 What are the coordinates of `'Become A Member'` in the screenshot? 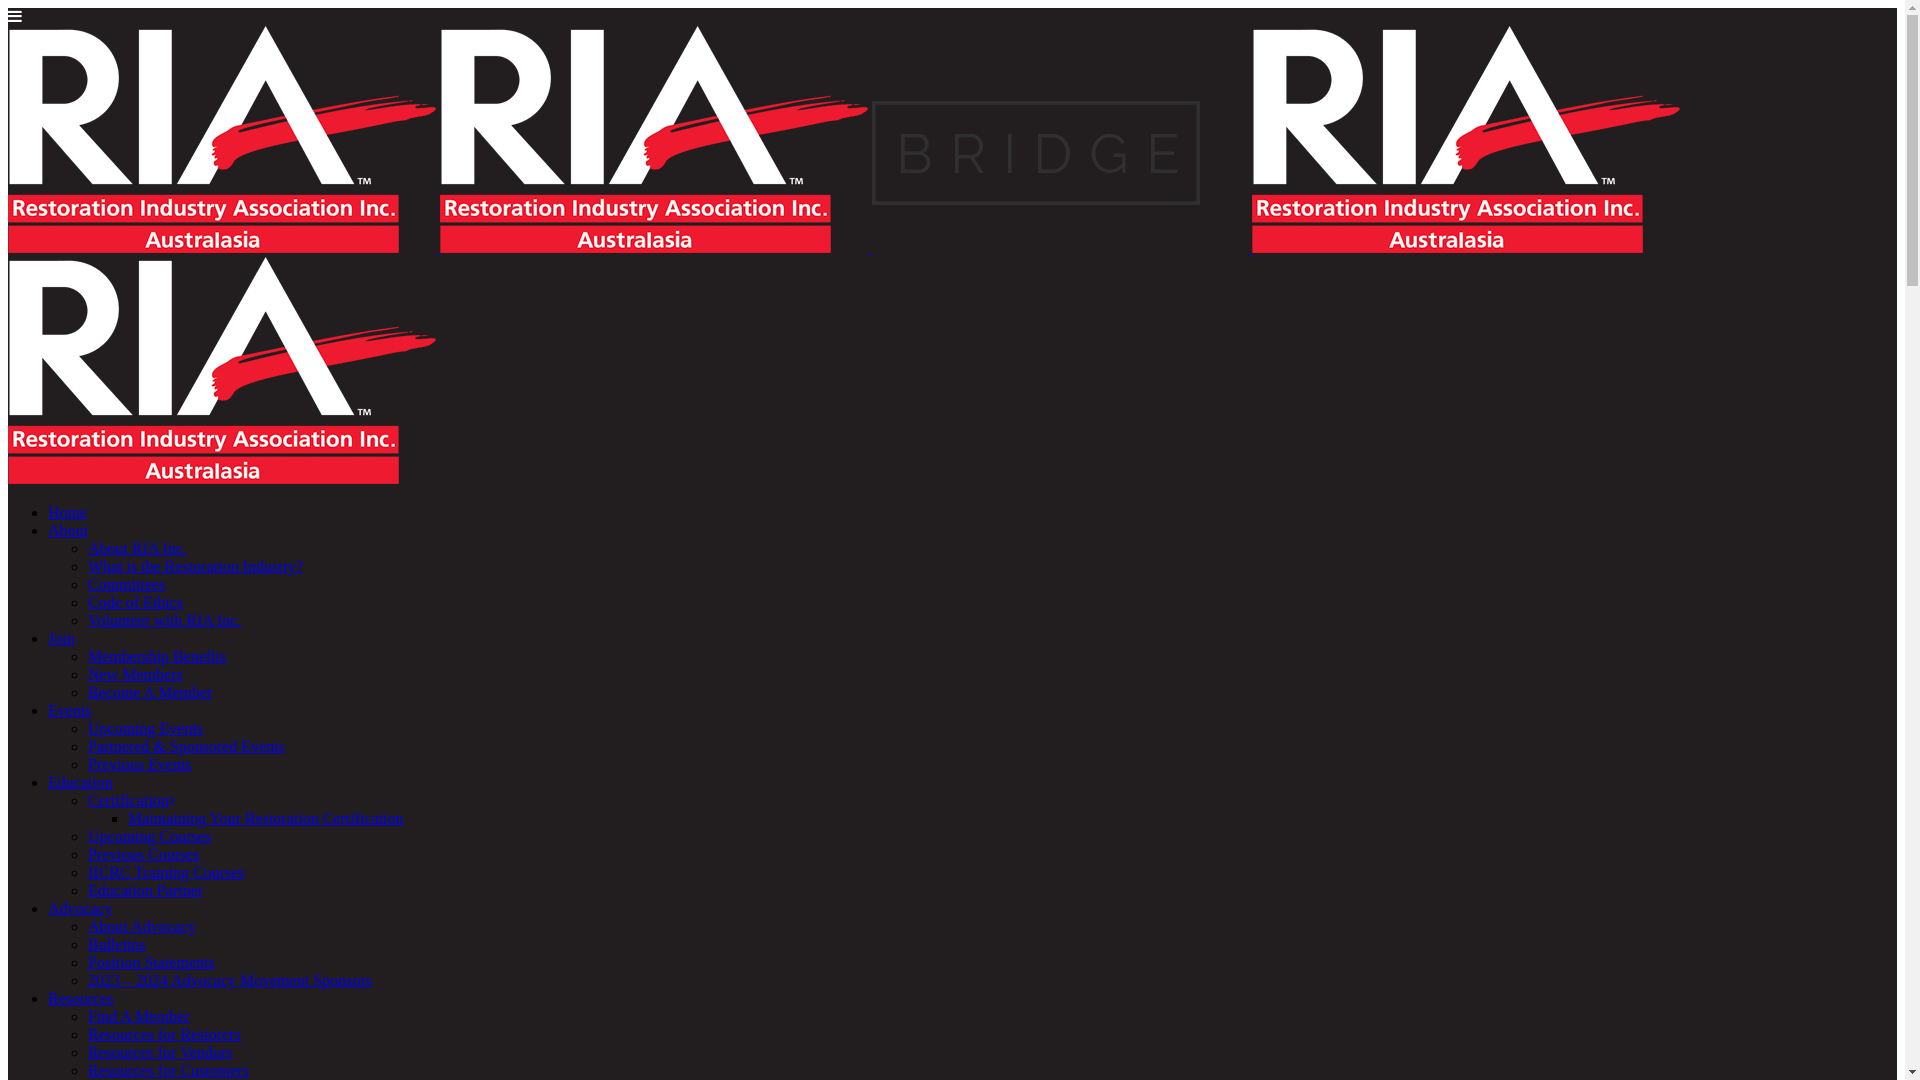 It's located at (148, 691).